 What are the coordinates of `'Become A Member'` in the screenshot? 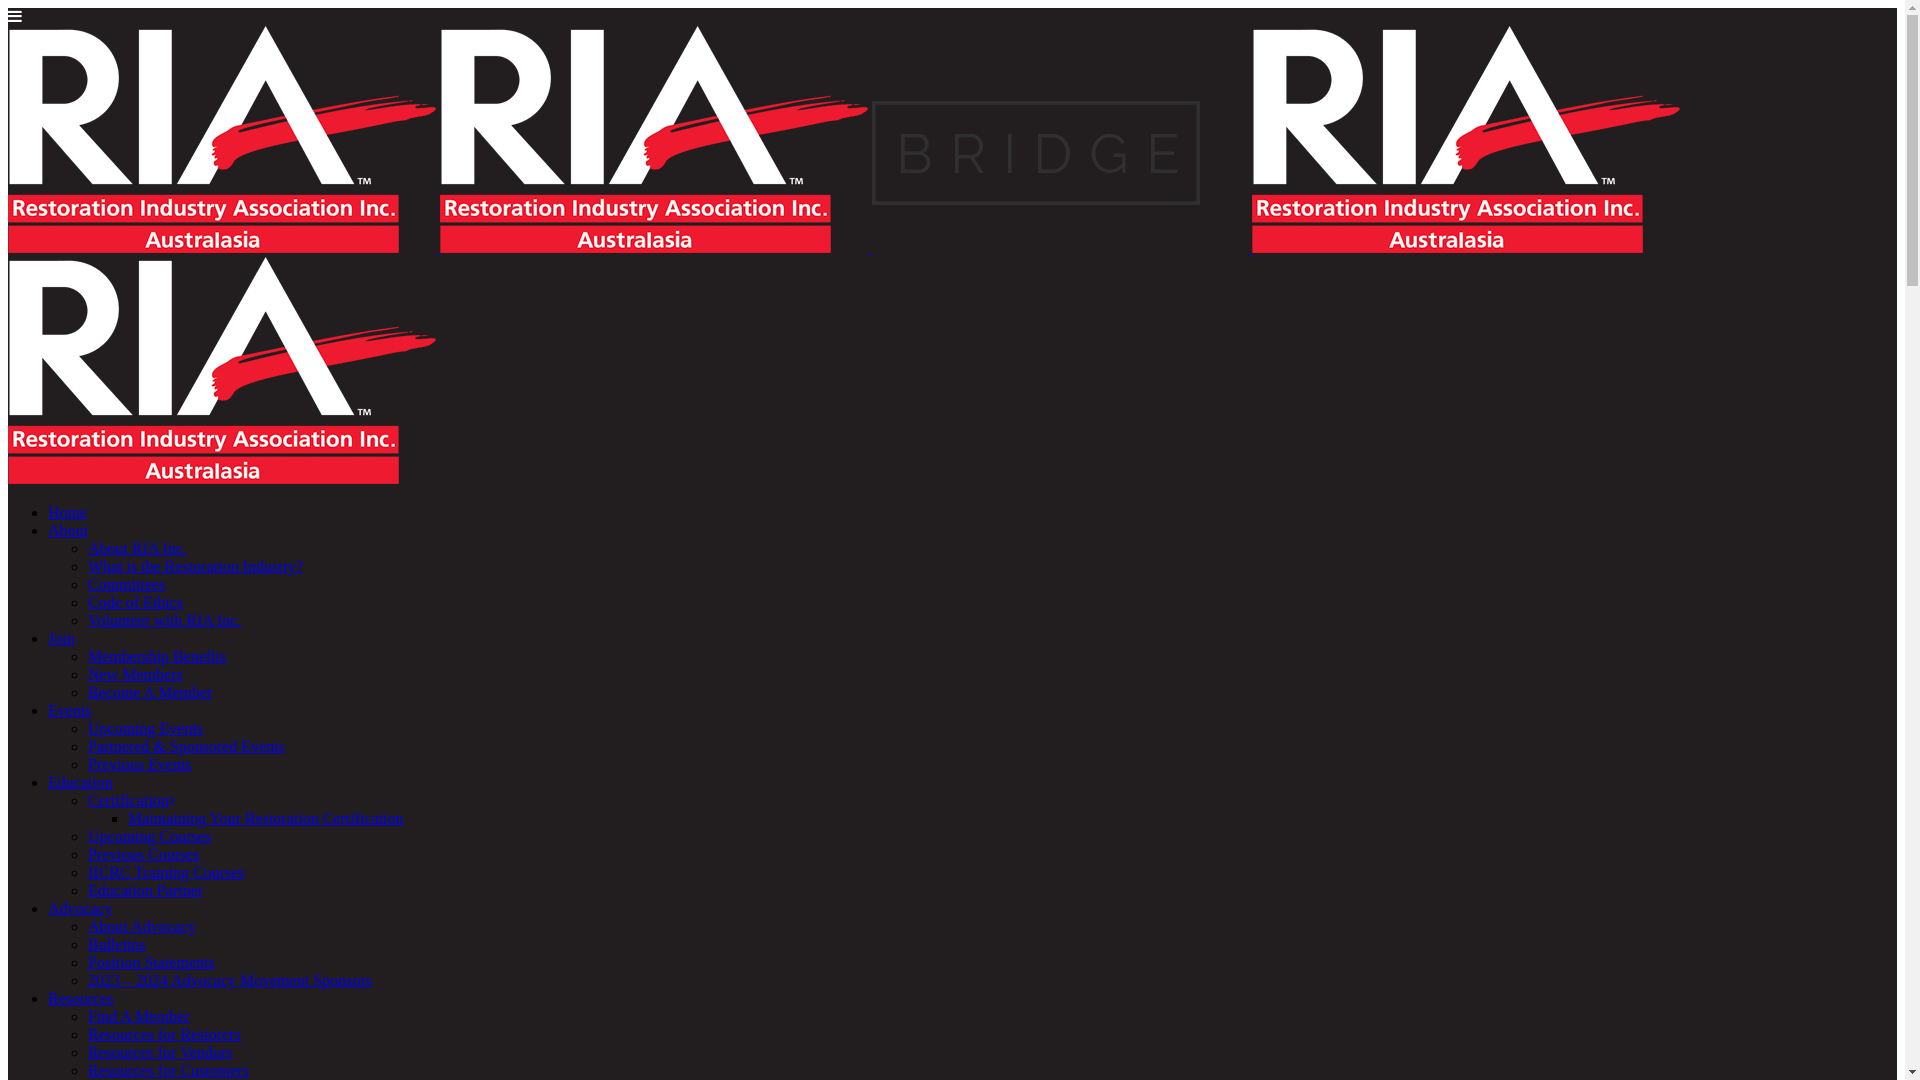 It's located at (148, 691).